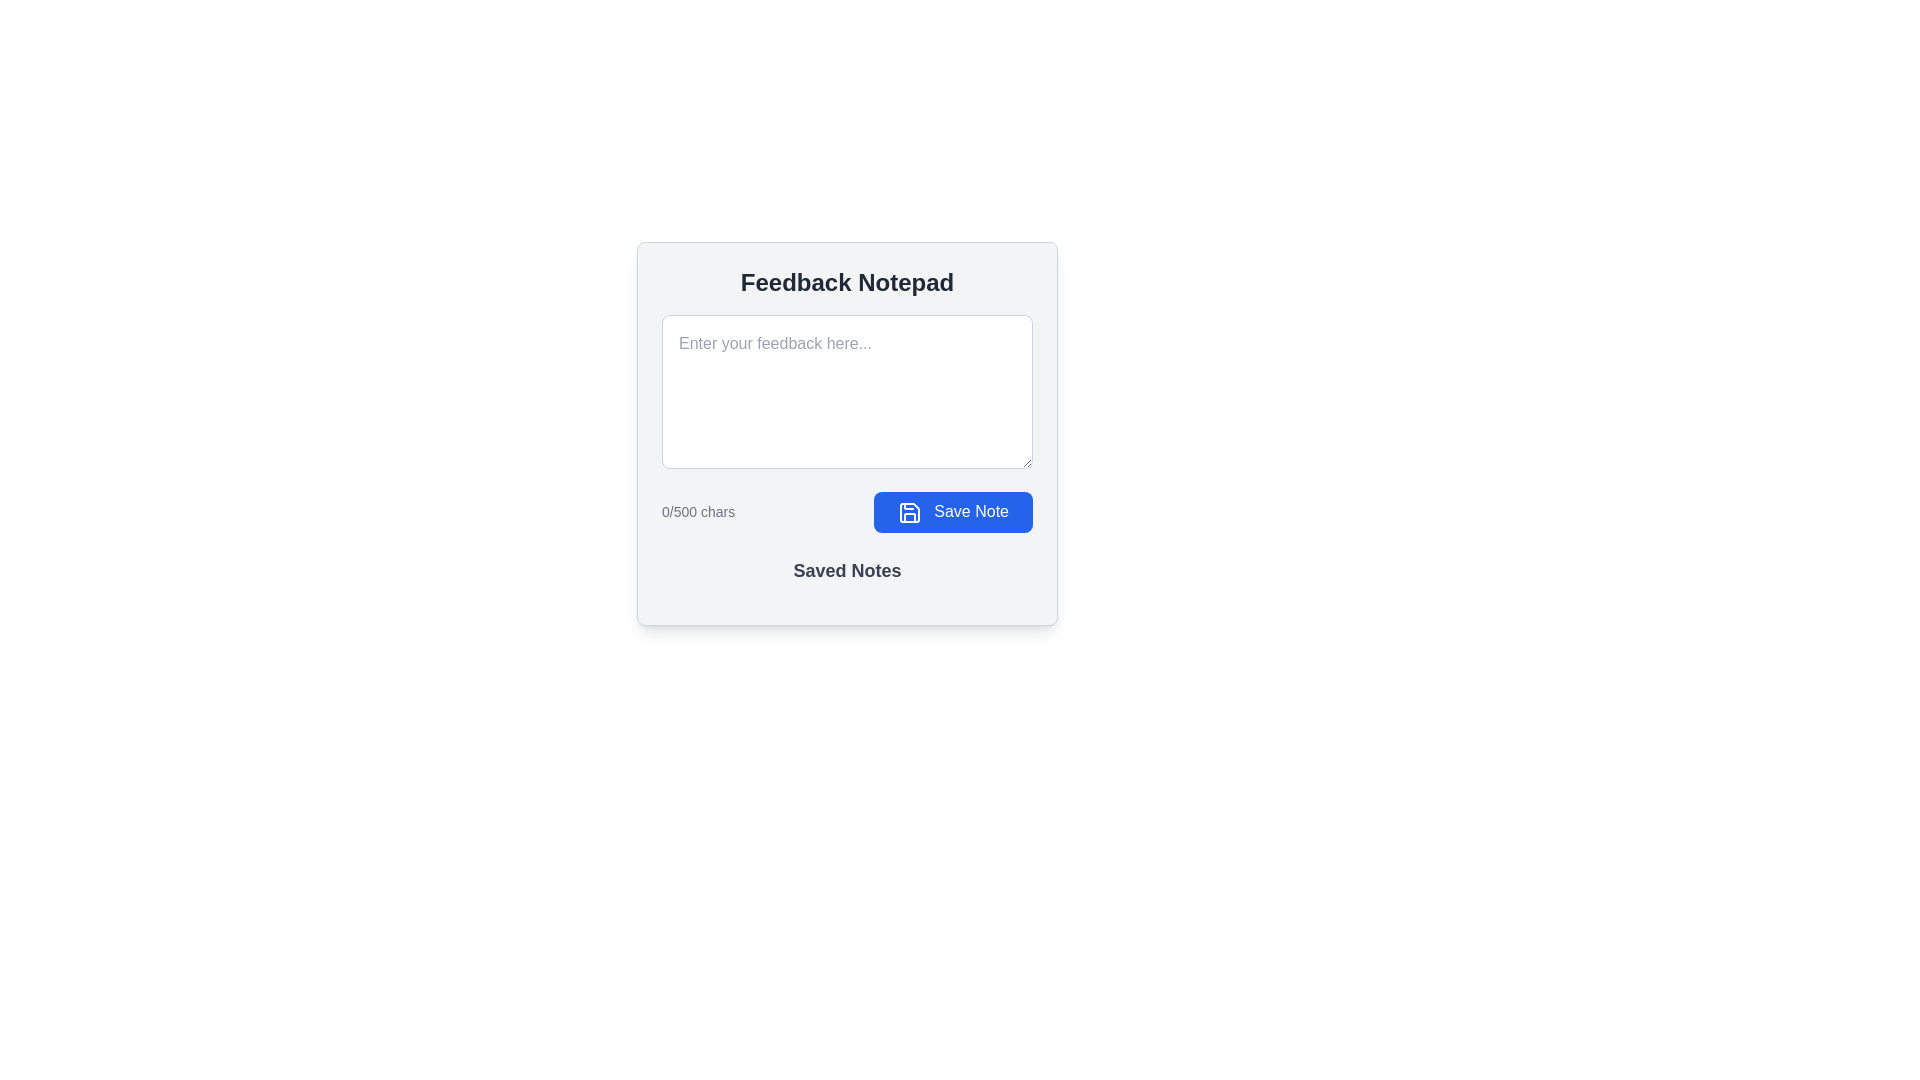  I want to click on the save button icon located inside the 'Feedback Notepad' modal, specifically positioned to the left of the text label, so click(908, 511).